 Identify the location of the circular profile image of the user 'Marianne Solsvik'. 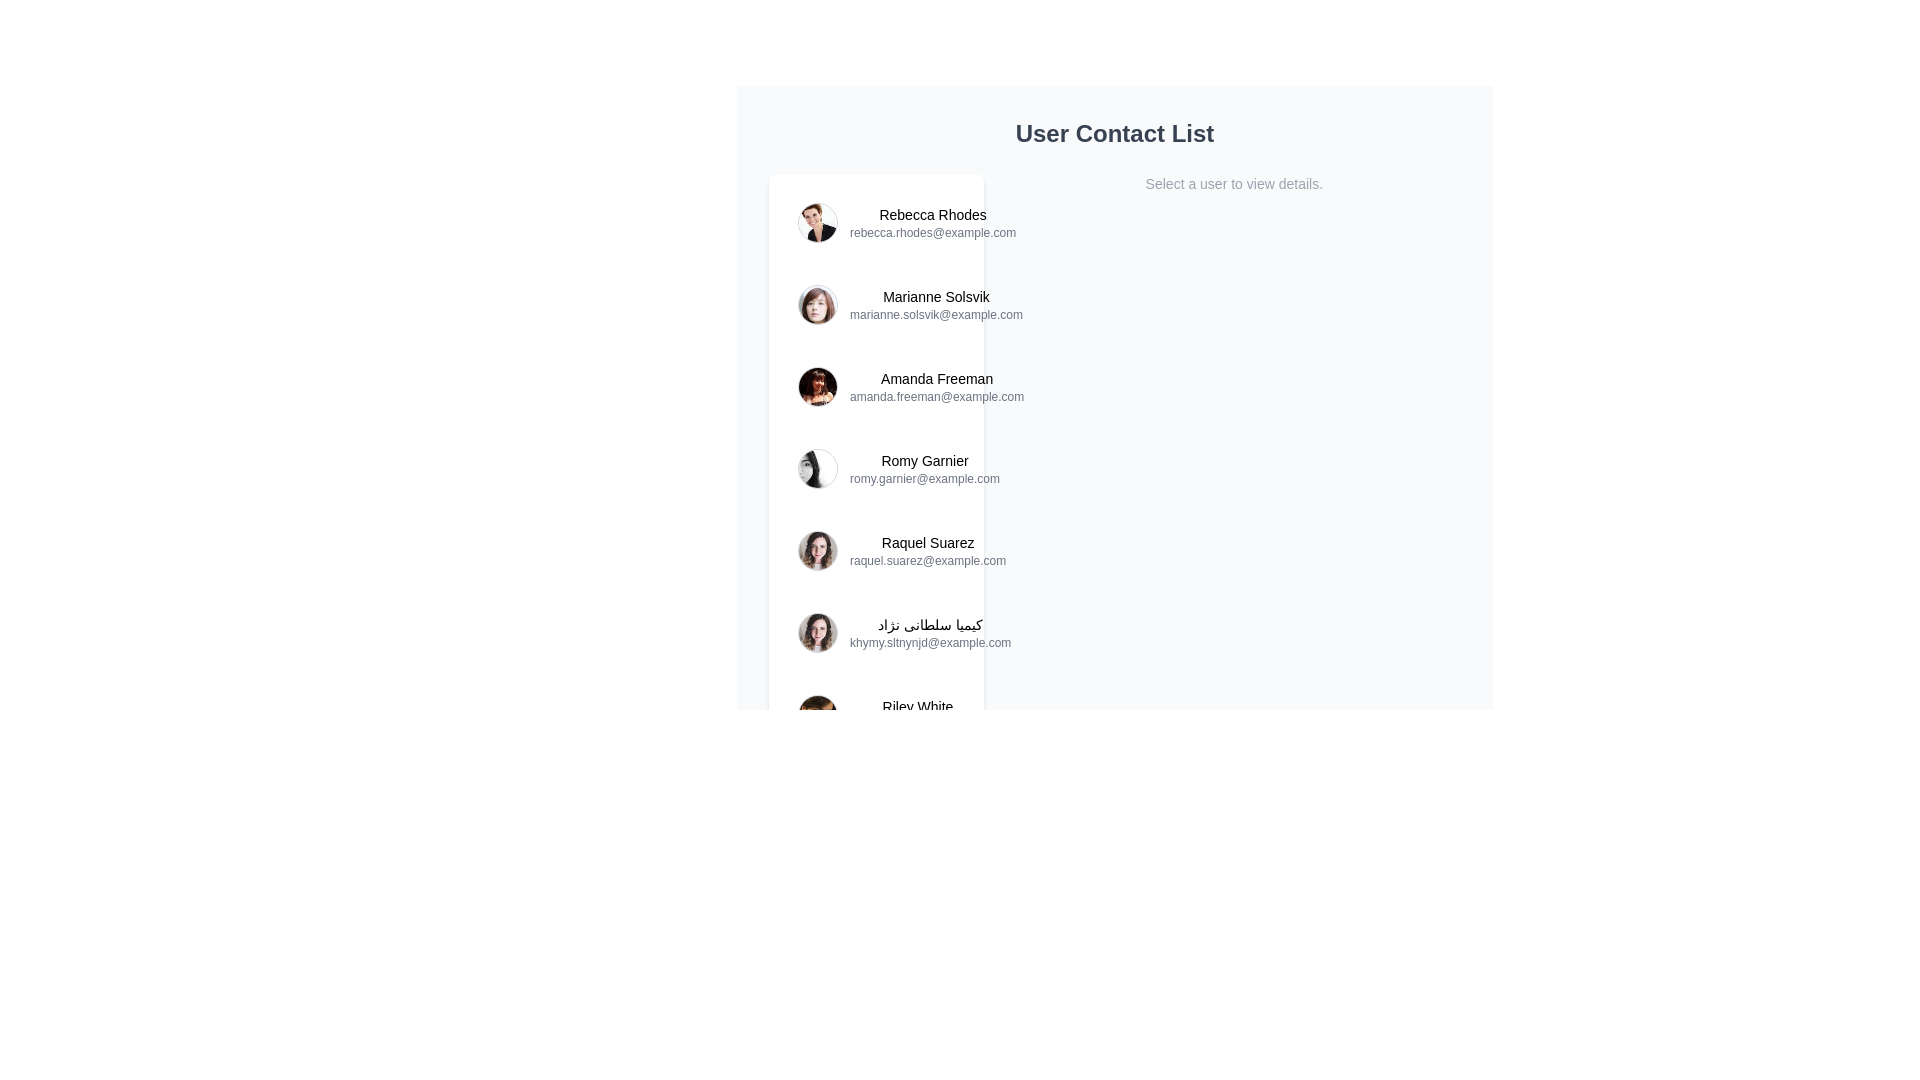
(876, 304).